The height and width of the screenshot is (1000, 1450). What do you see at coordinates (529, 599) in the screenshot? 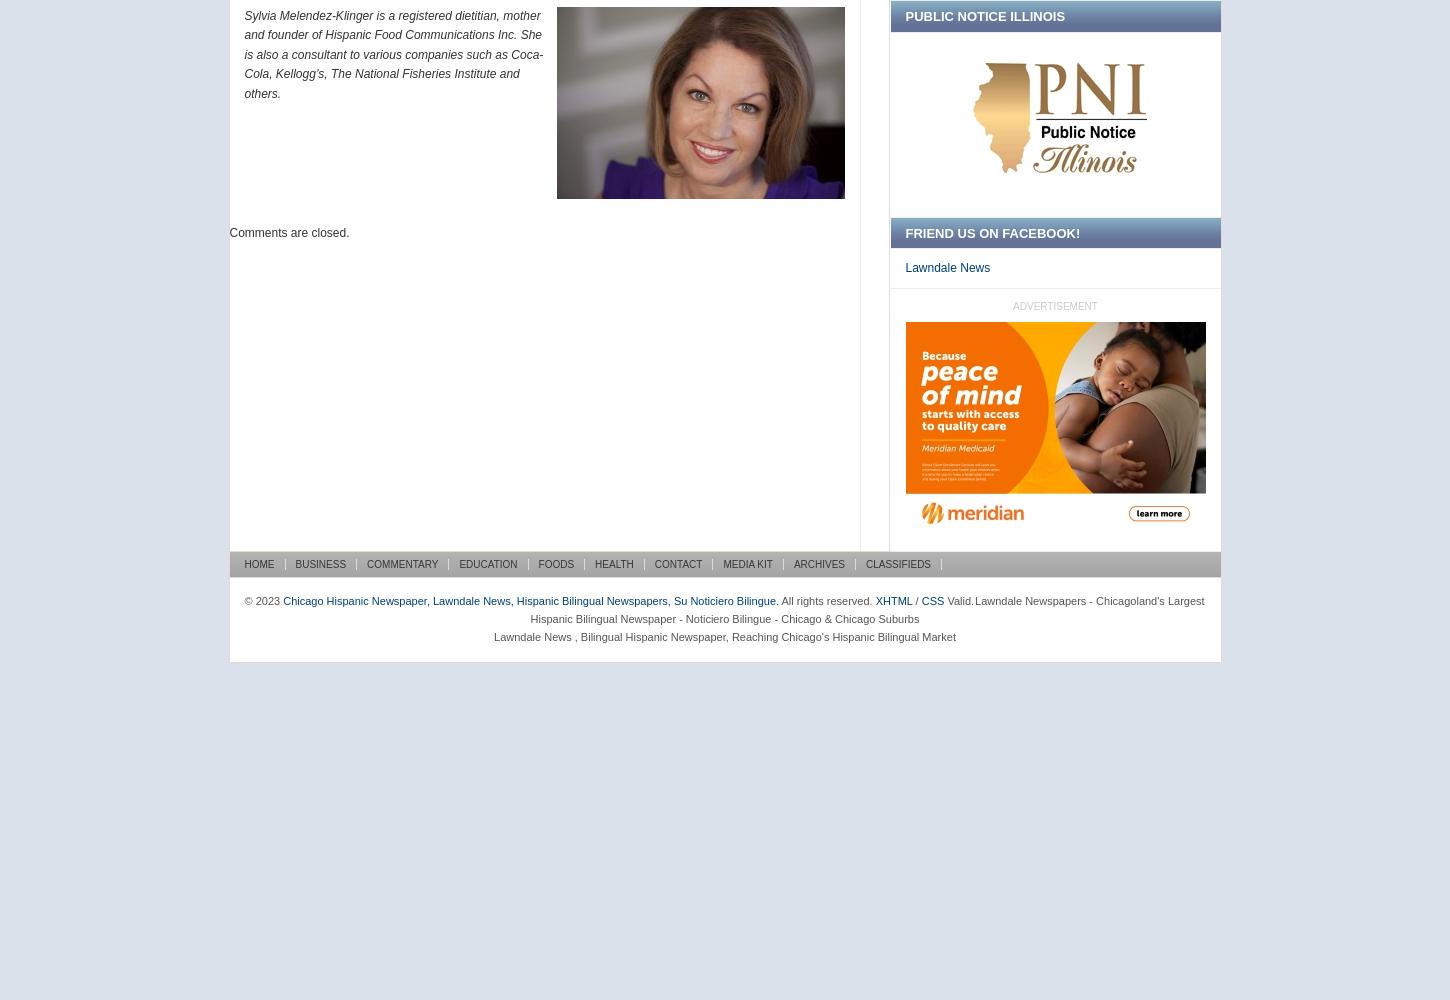
I see `'Chicago Hispanic Newspaper, Lawndale News,  Hispanic Bilingual Newspapers, Su Noticiero Bilingue'` at bounding box center [529, 599].